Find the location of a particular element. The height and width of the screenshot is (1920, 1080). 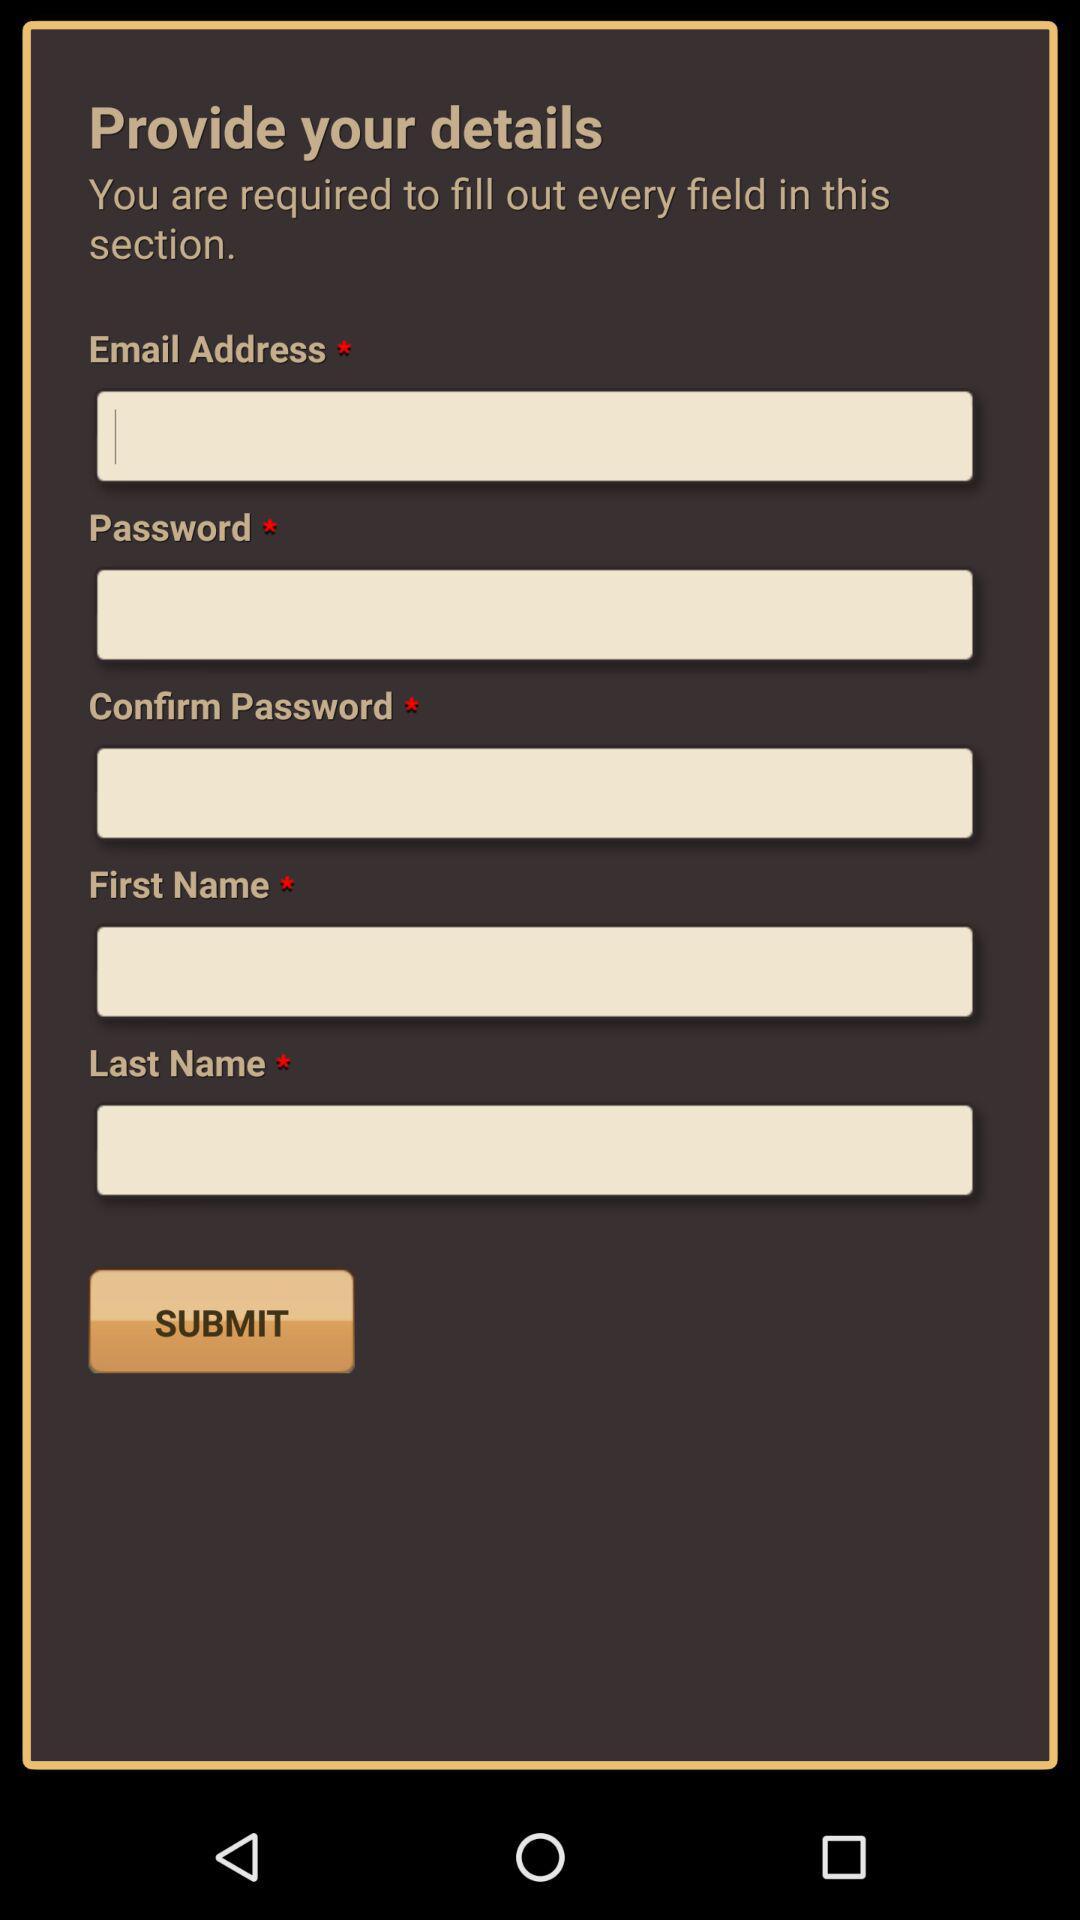

first name is located at coordinates (540, 979).